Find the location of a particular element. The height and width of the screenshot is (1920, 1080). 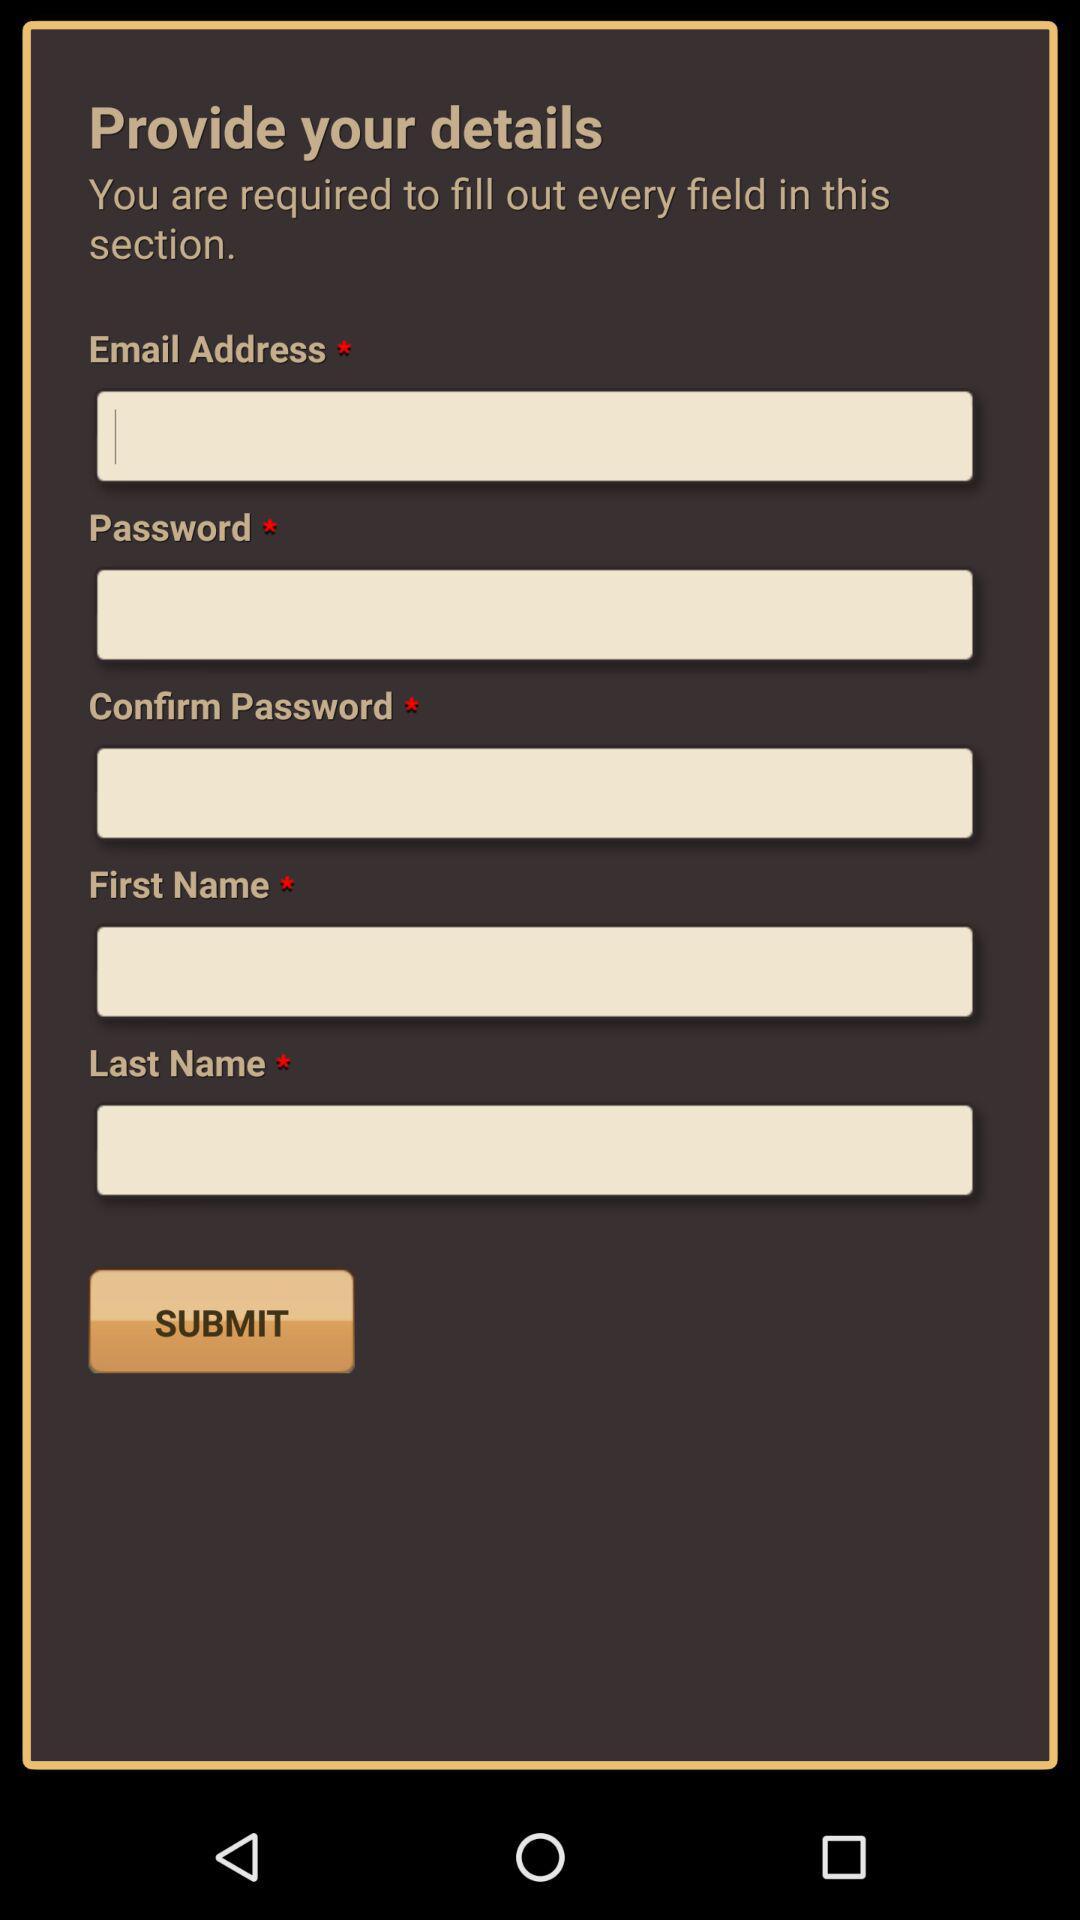

first name is located at coordinates (540, 979).